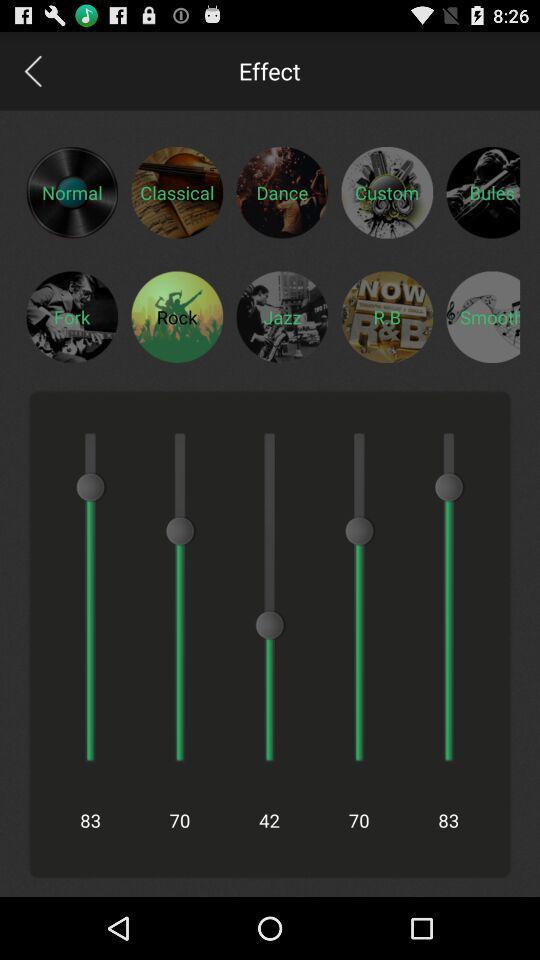 This screenshot has width=540, height=960. I want to click on rock, so click(177, 316).